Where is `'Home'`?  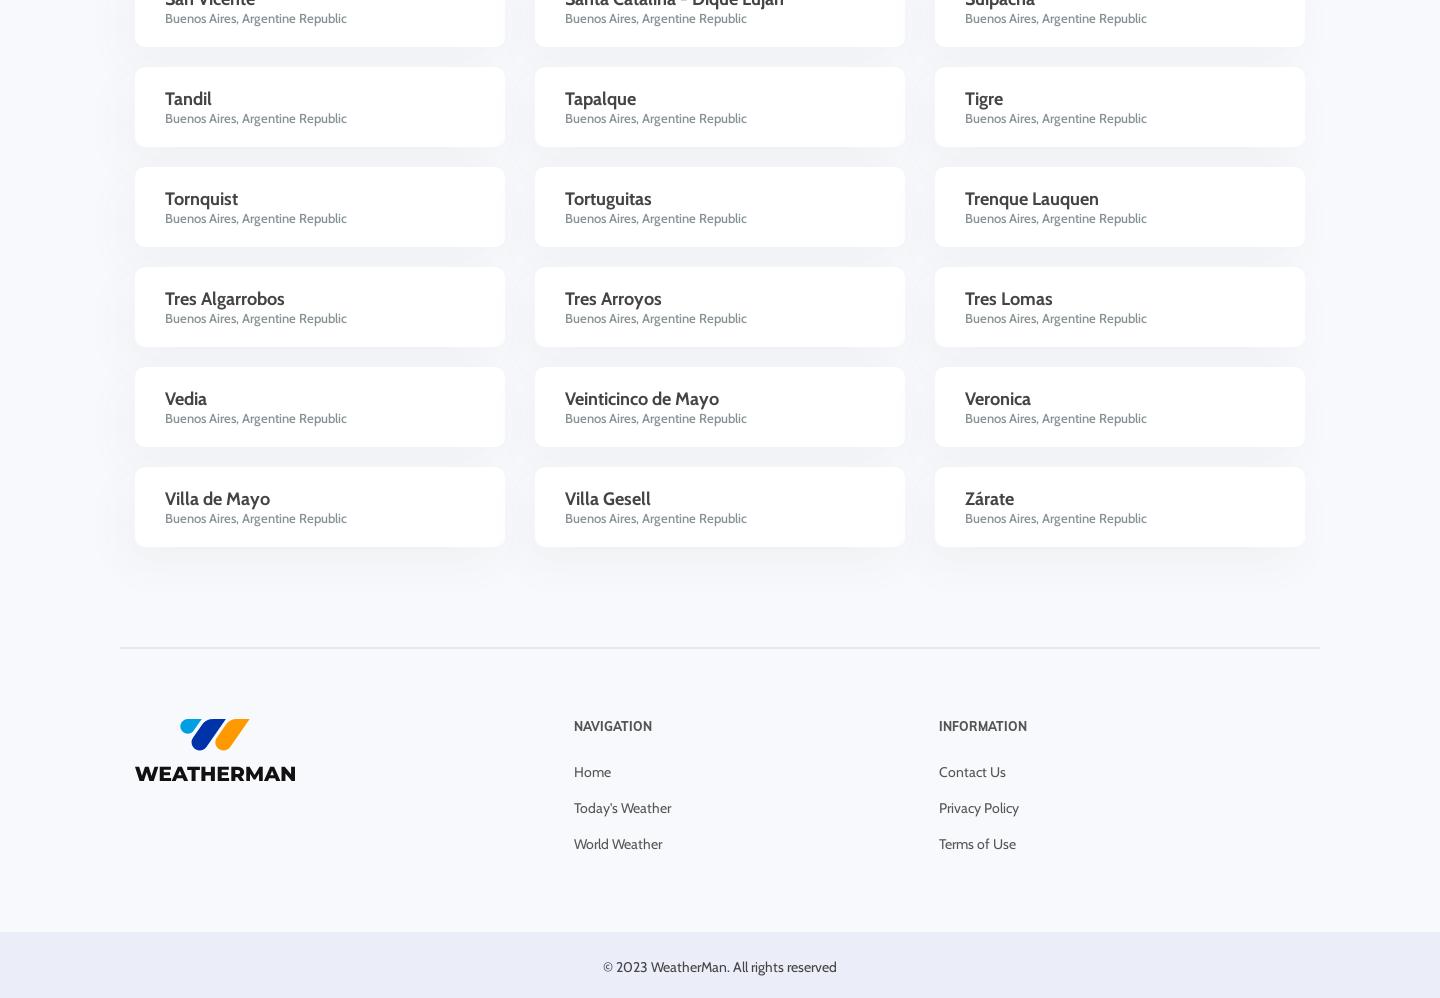
'Home' is located at coordinates (591, 770).